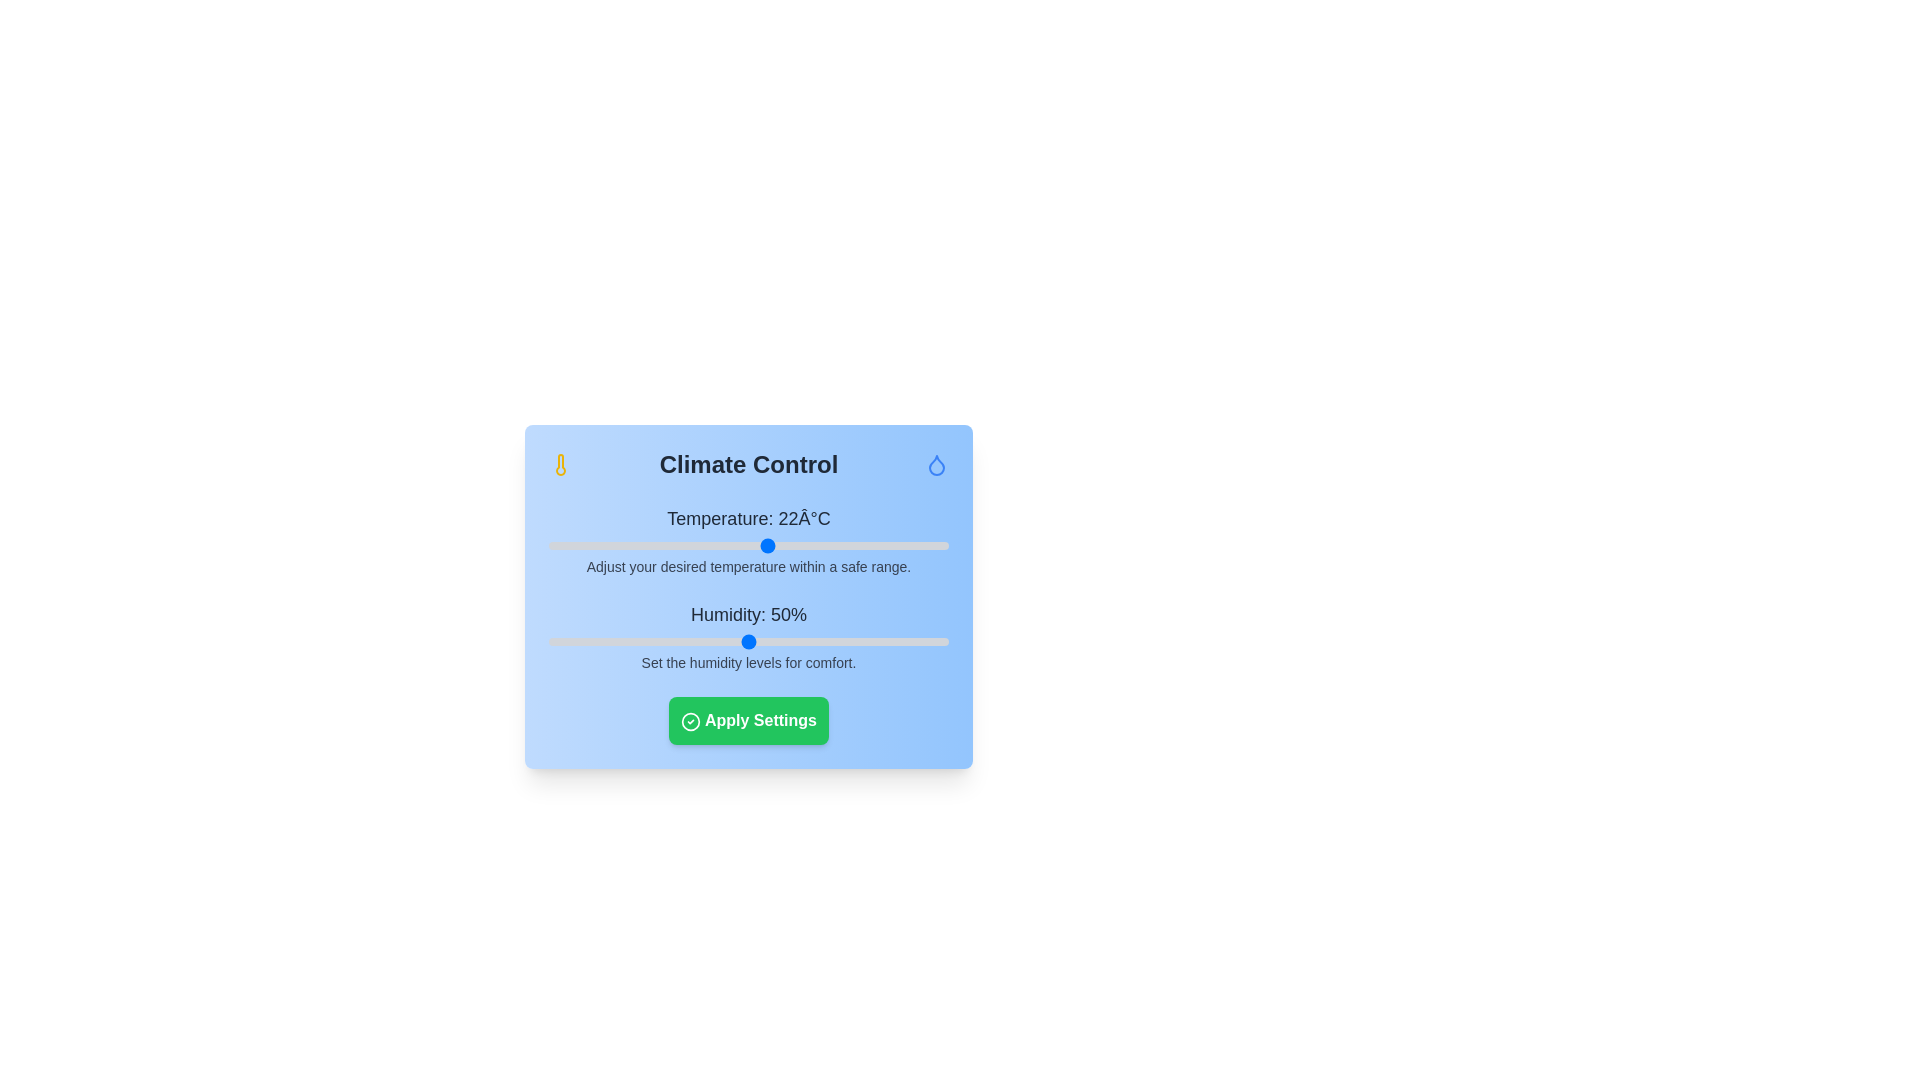 Image resolution: width=1920 pixels, height=1080 pixels. I want to click on the temperature, so click(757, 546).